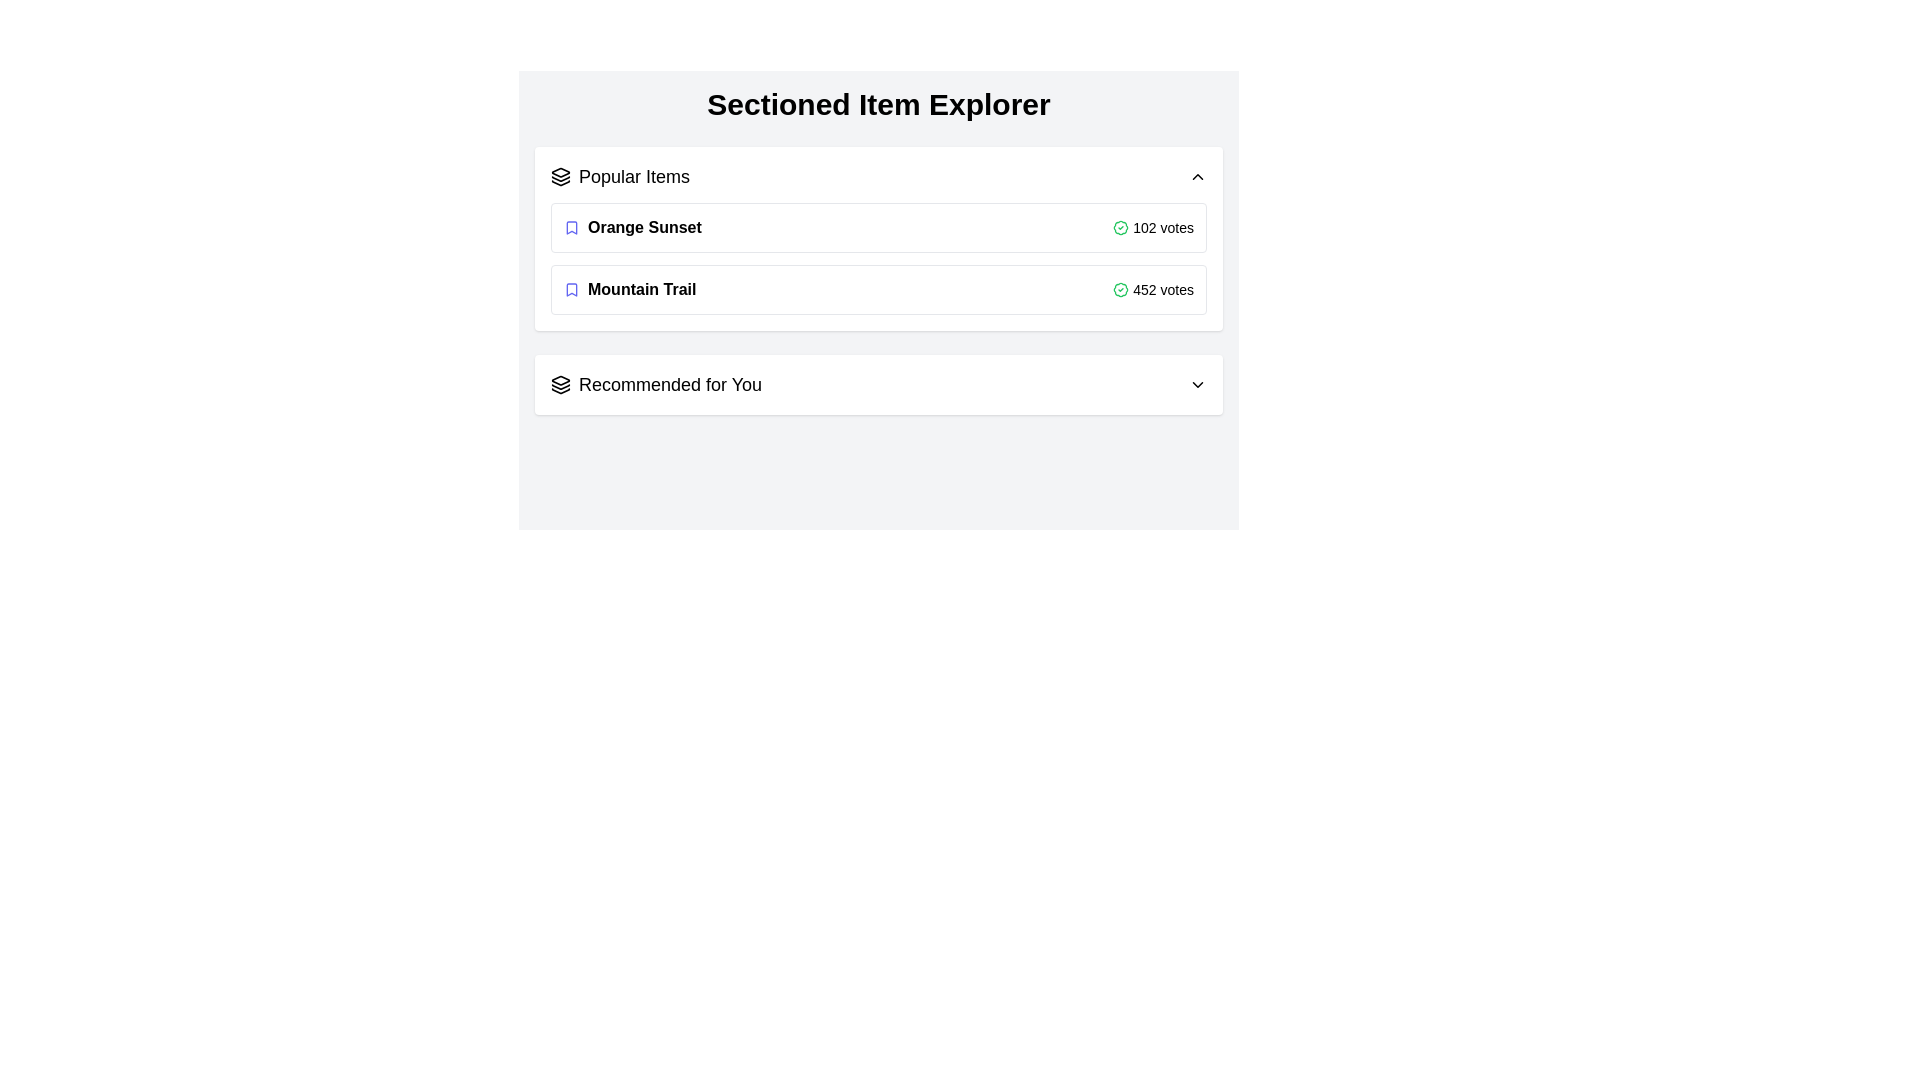  What do you see at coordinates (1198, 385) in the screenshot?
I see `the SVG Chevron Icon located next to the 'Recommended for You' text` at bounding box center [1198, 385].